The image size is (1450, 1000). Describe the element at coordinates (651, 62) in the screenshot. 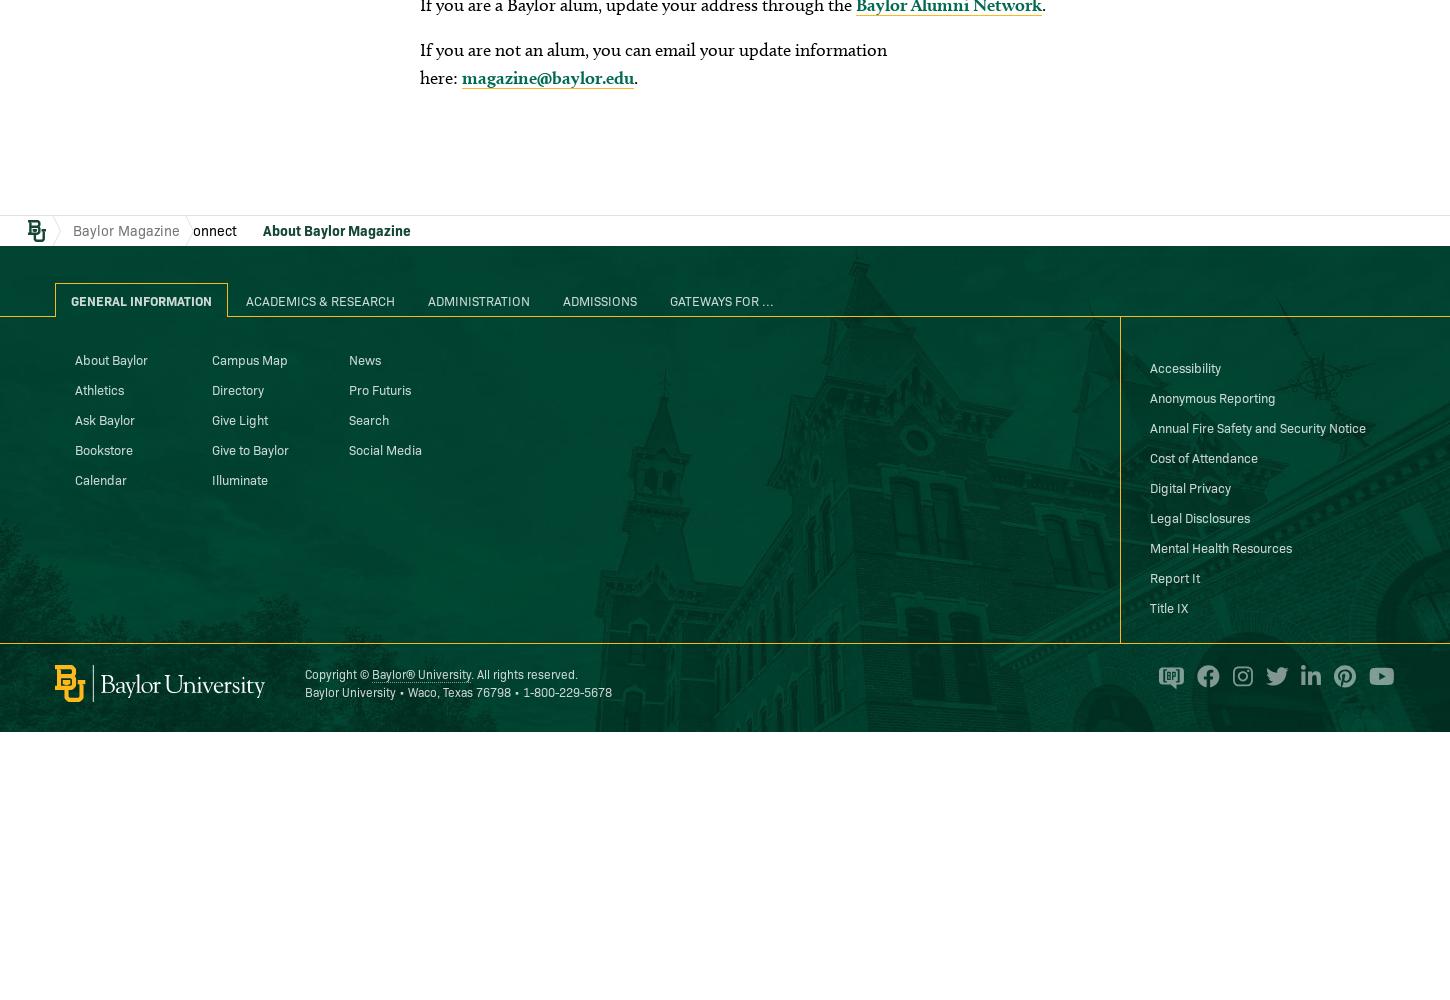

I see `'If you are not an alum, you can email your update information here:'` at that location.